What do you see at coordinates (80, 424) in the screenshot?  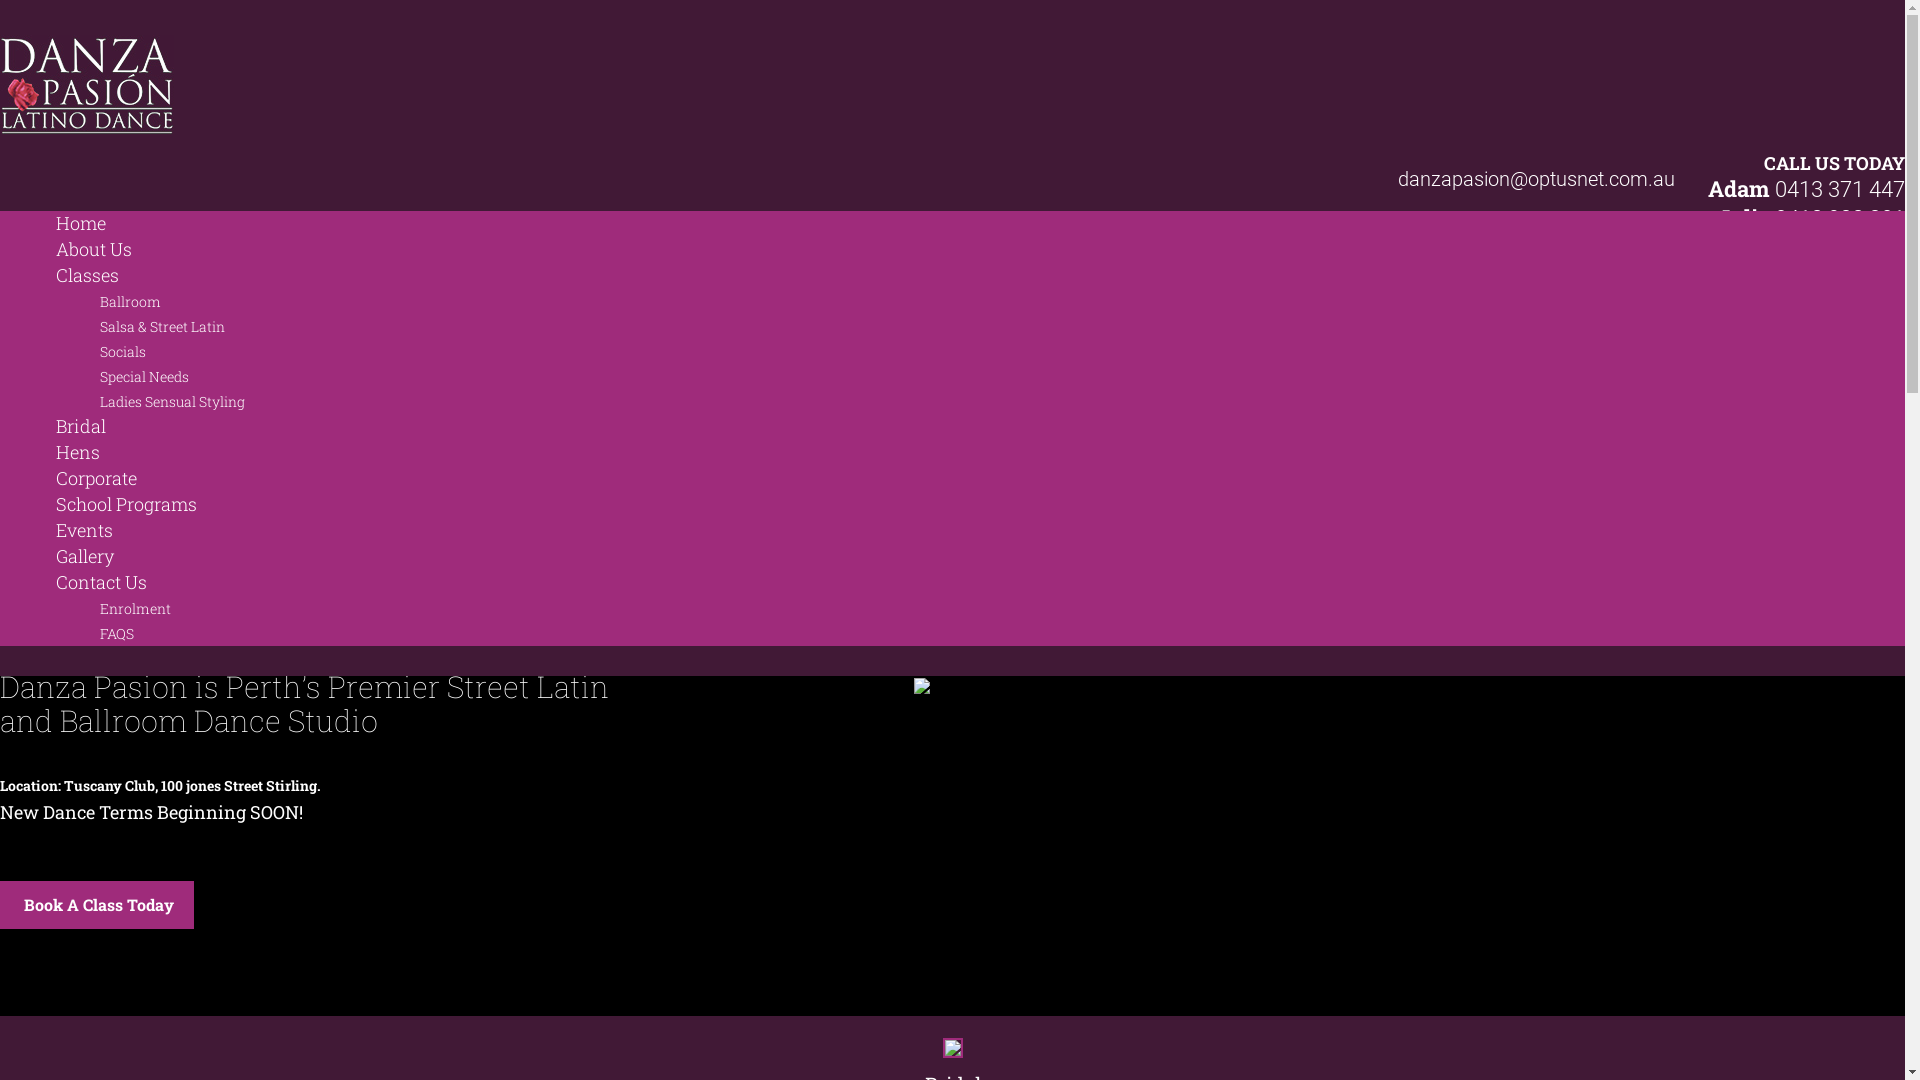 I see `'Bridal'` at bounding box center [80, 424].